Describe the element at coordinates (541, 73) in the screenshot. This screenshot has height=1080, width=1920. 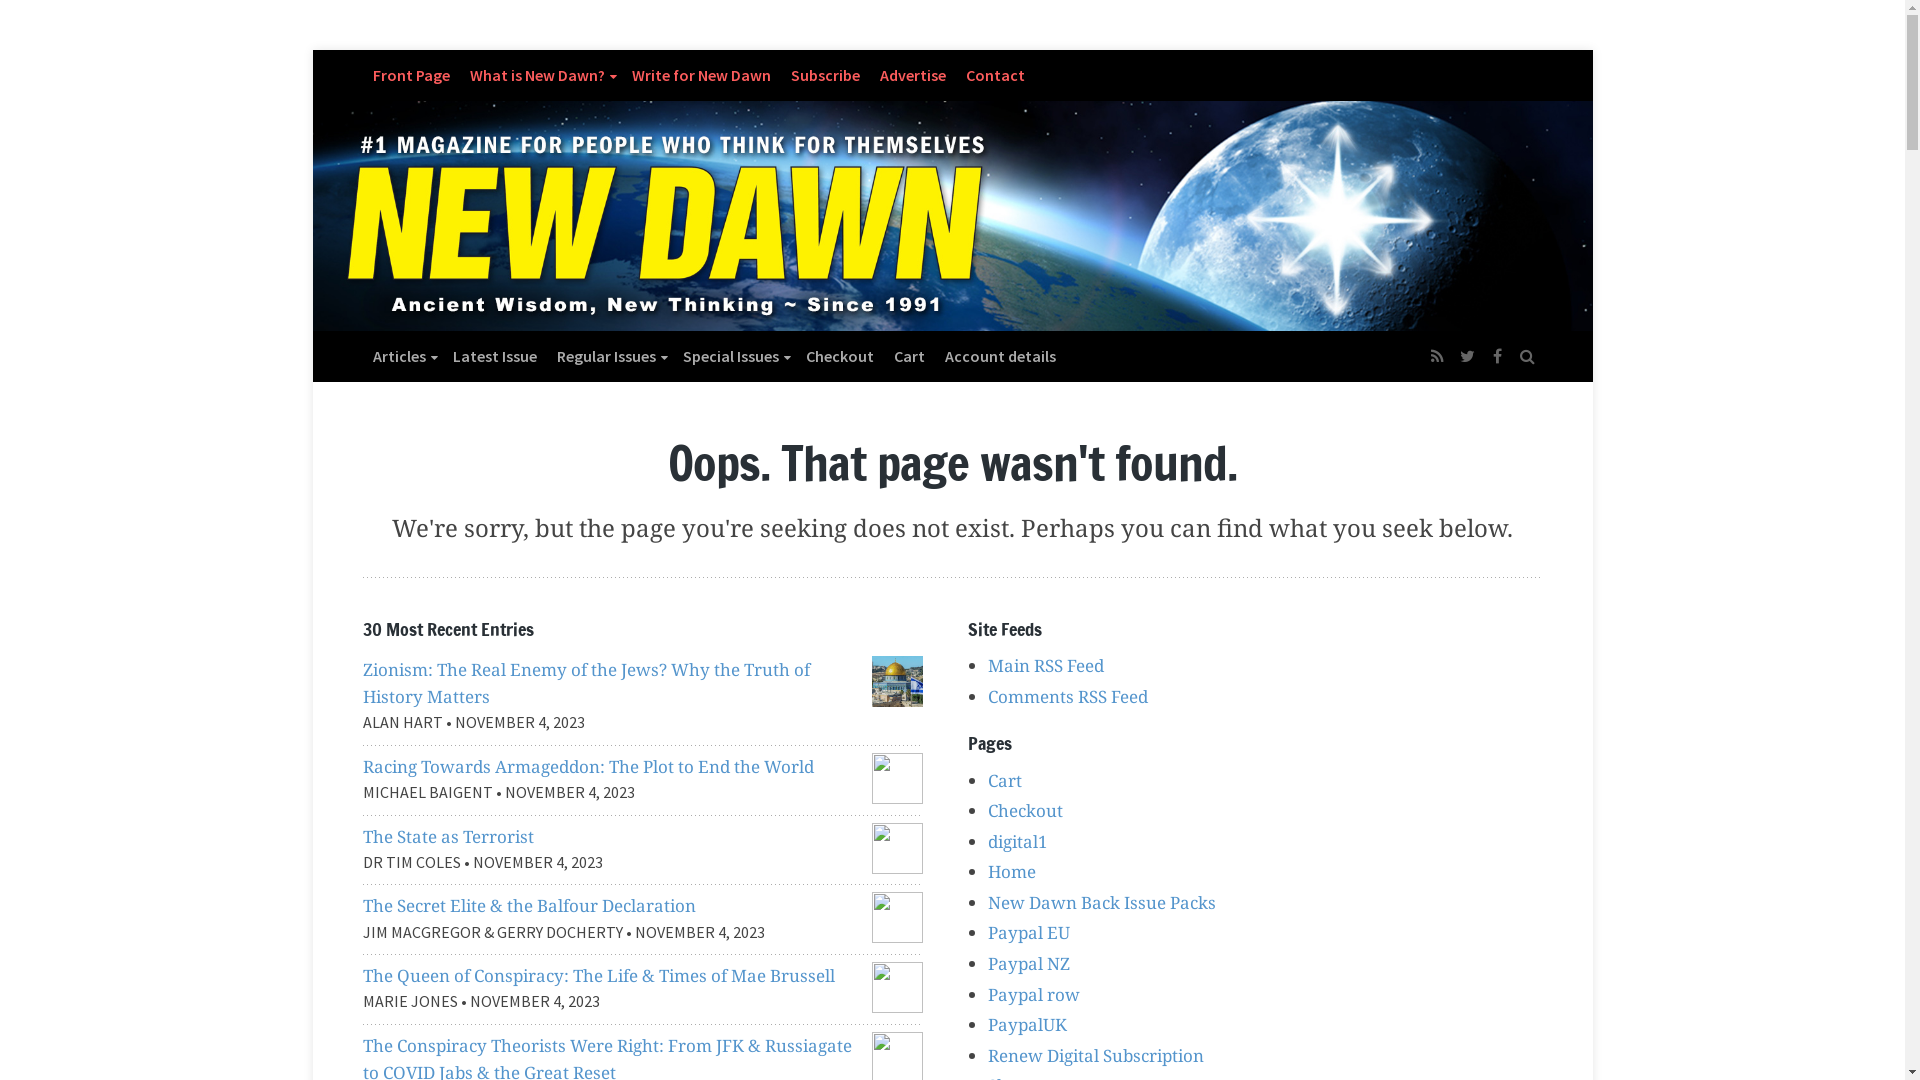
I see `'What is New Dawn?'` at that location.